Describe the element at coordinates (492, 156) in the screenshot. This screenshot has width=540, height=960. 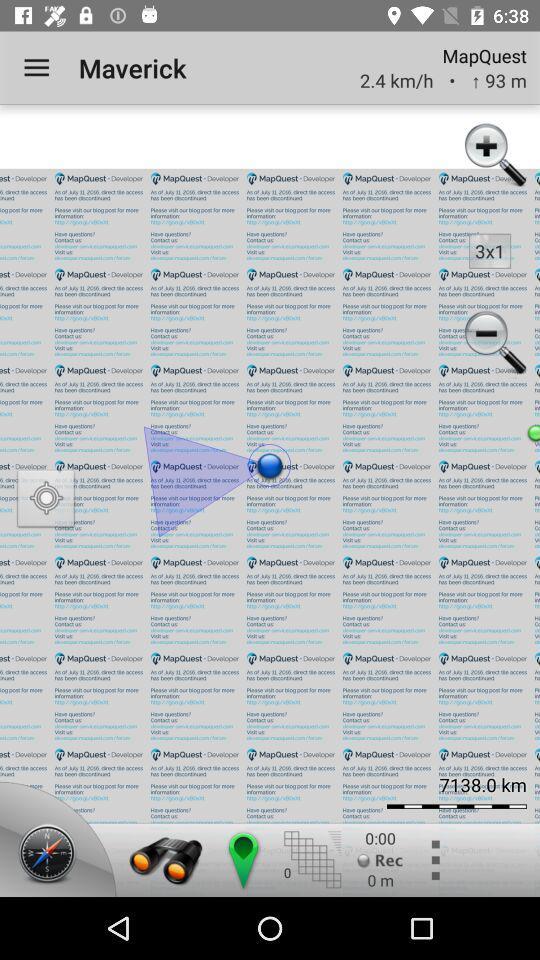
I see `zoom in` at that location.